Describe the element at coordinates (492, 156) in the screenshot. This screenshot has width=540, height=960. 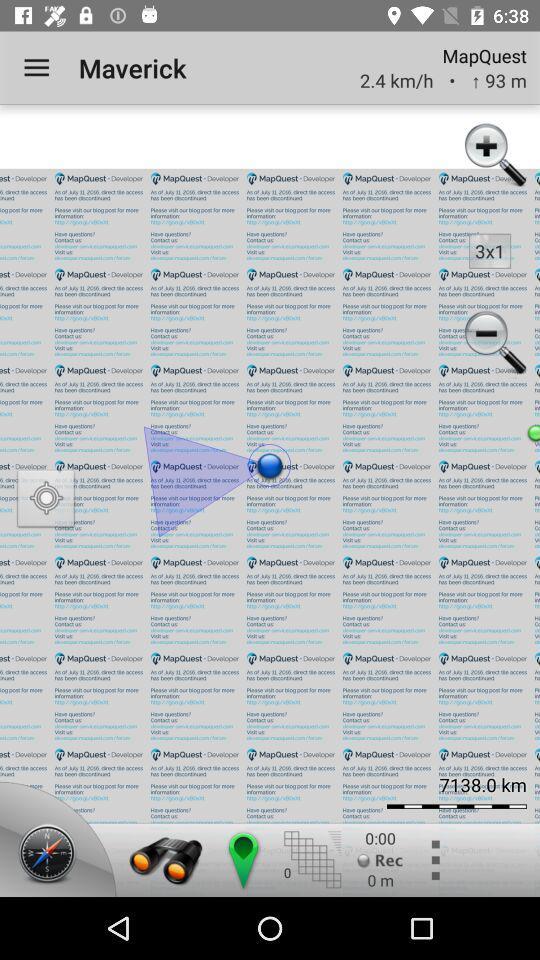
I see `zoom in` at that location.